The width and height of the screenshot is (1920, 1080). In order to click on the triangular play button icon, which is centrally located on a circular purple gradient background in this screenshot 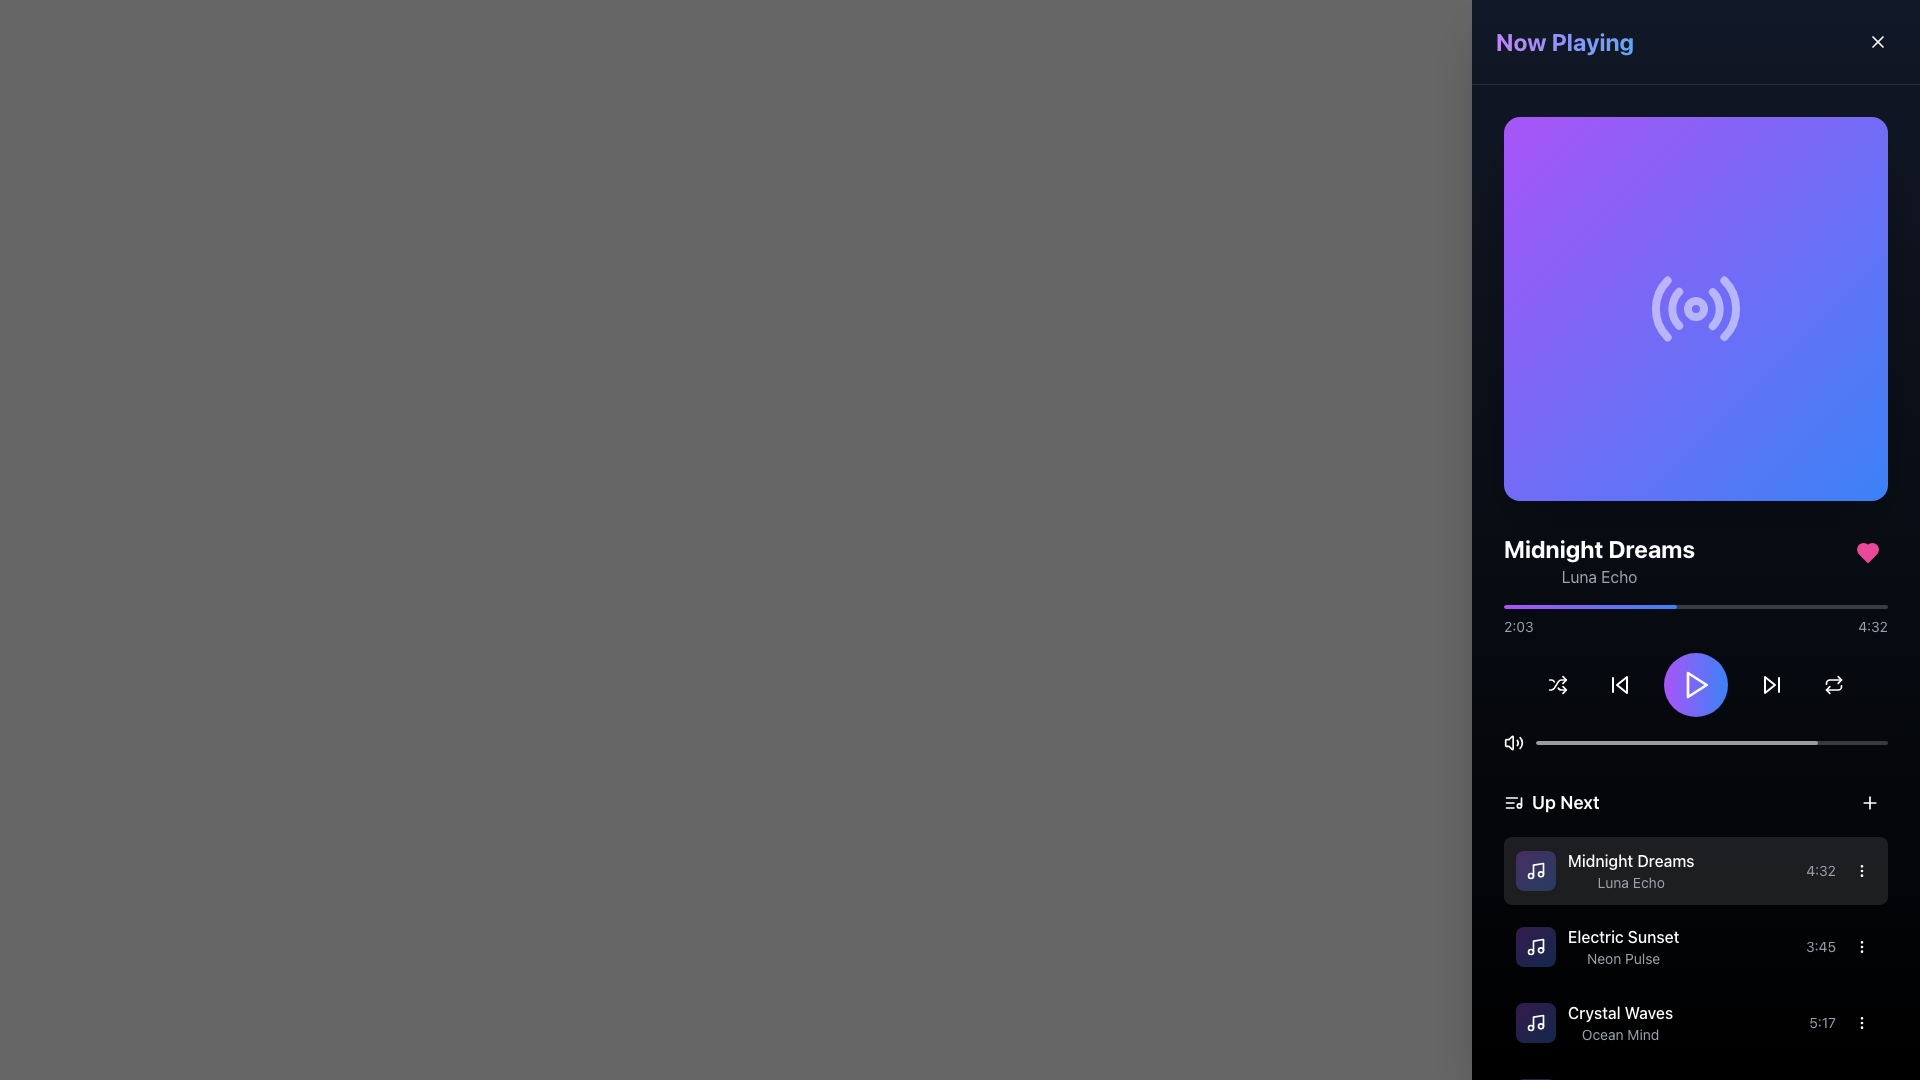, I will do `click(1696, 684)`.